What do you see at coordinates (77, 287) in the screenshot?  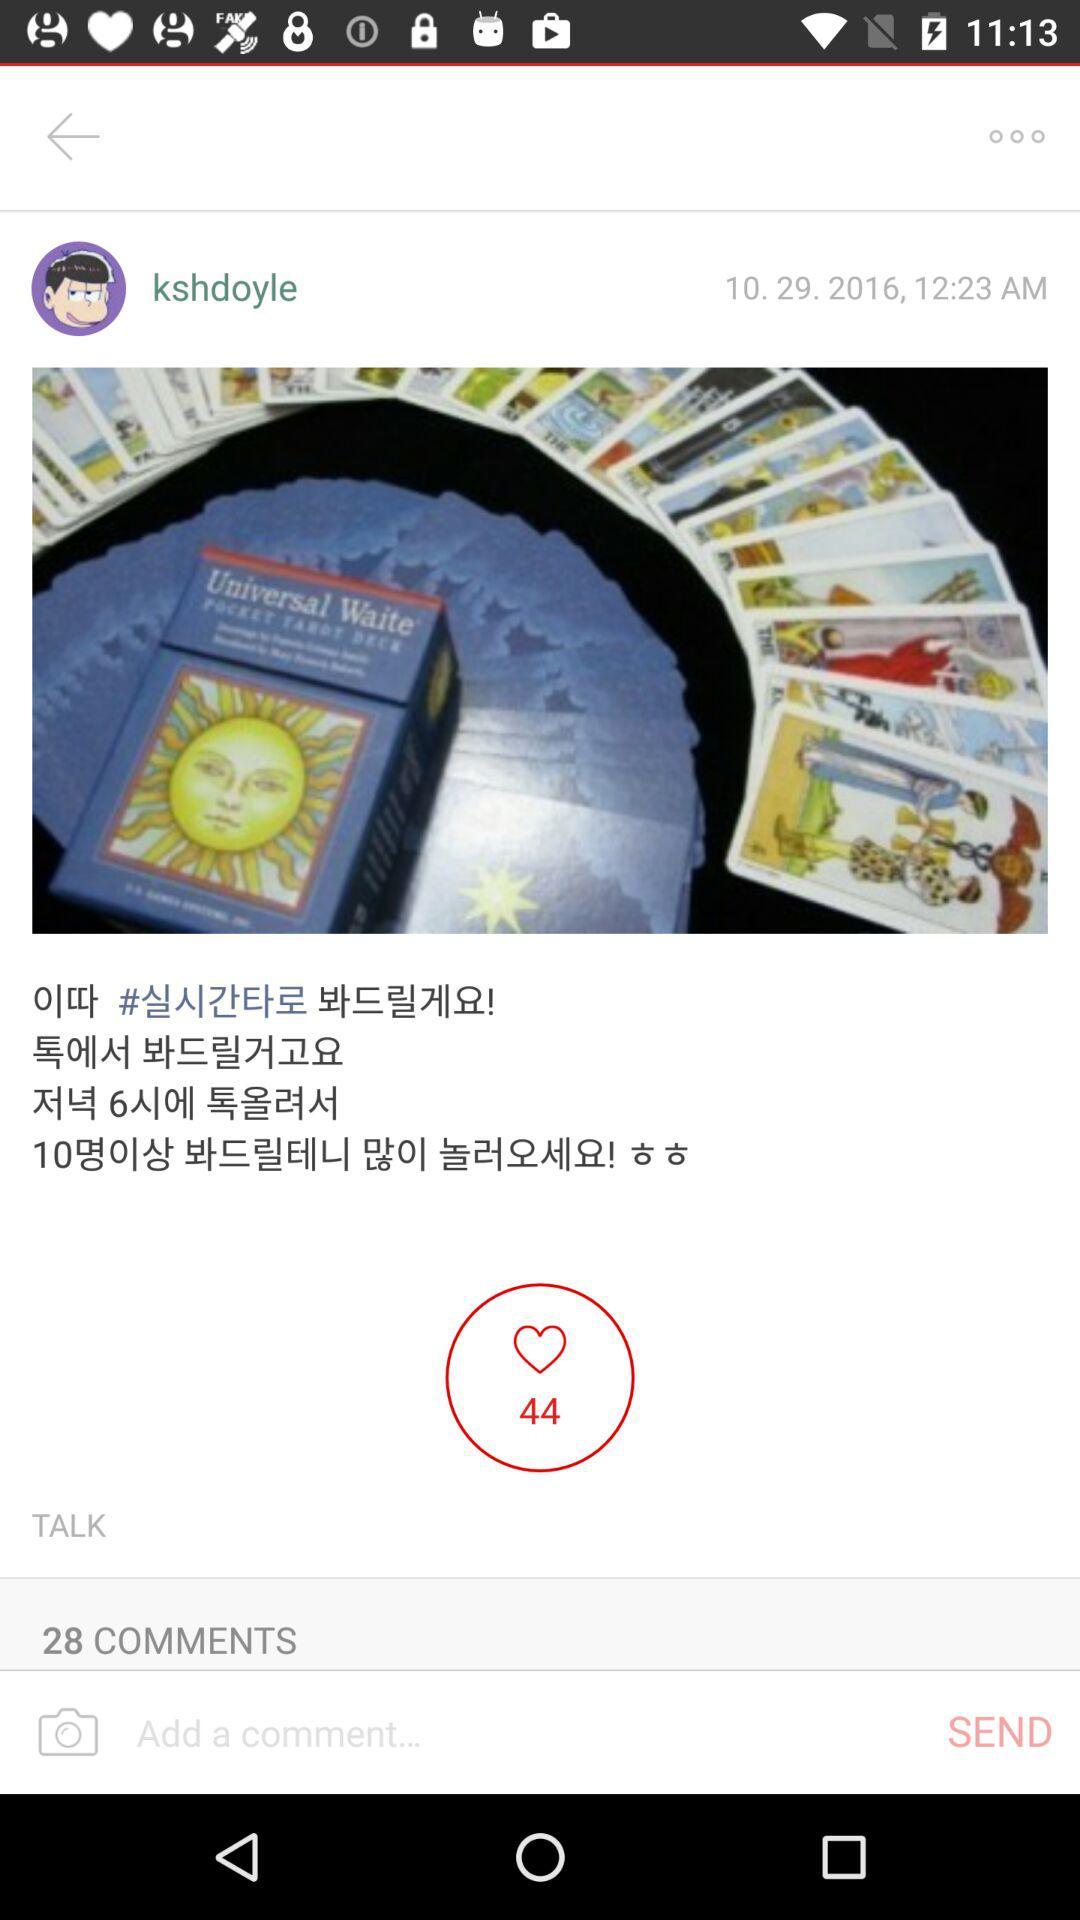 I see `item to the left of the kshdoyle icon` at bounding box center [77, 287].